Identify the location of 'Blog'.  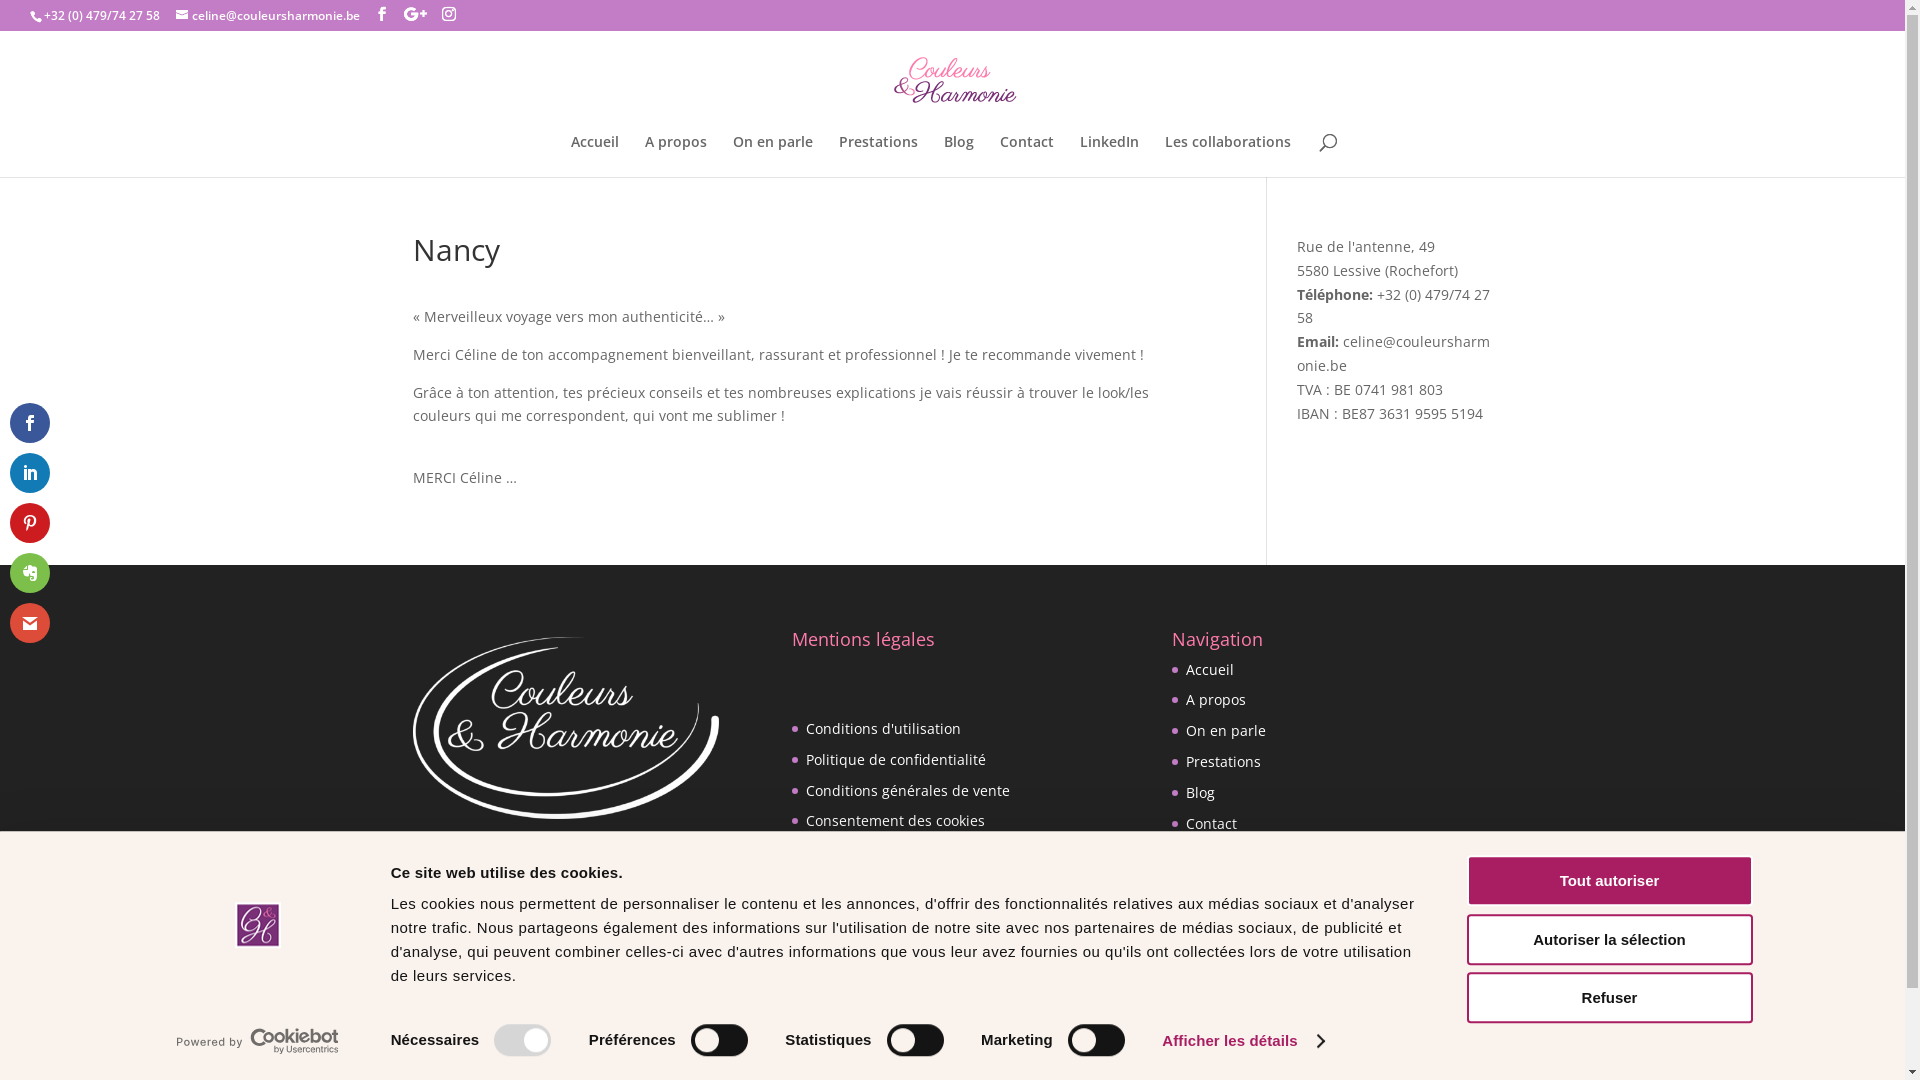
(1185, 791).